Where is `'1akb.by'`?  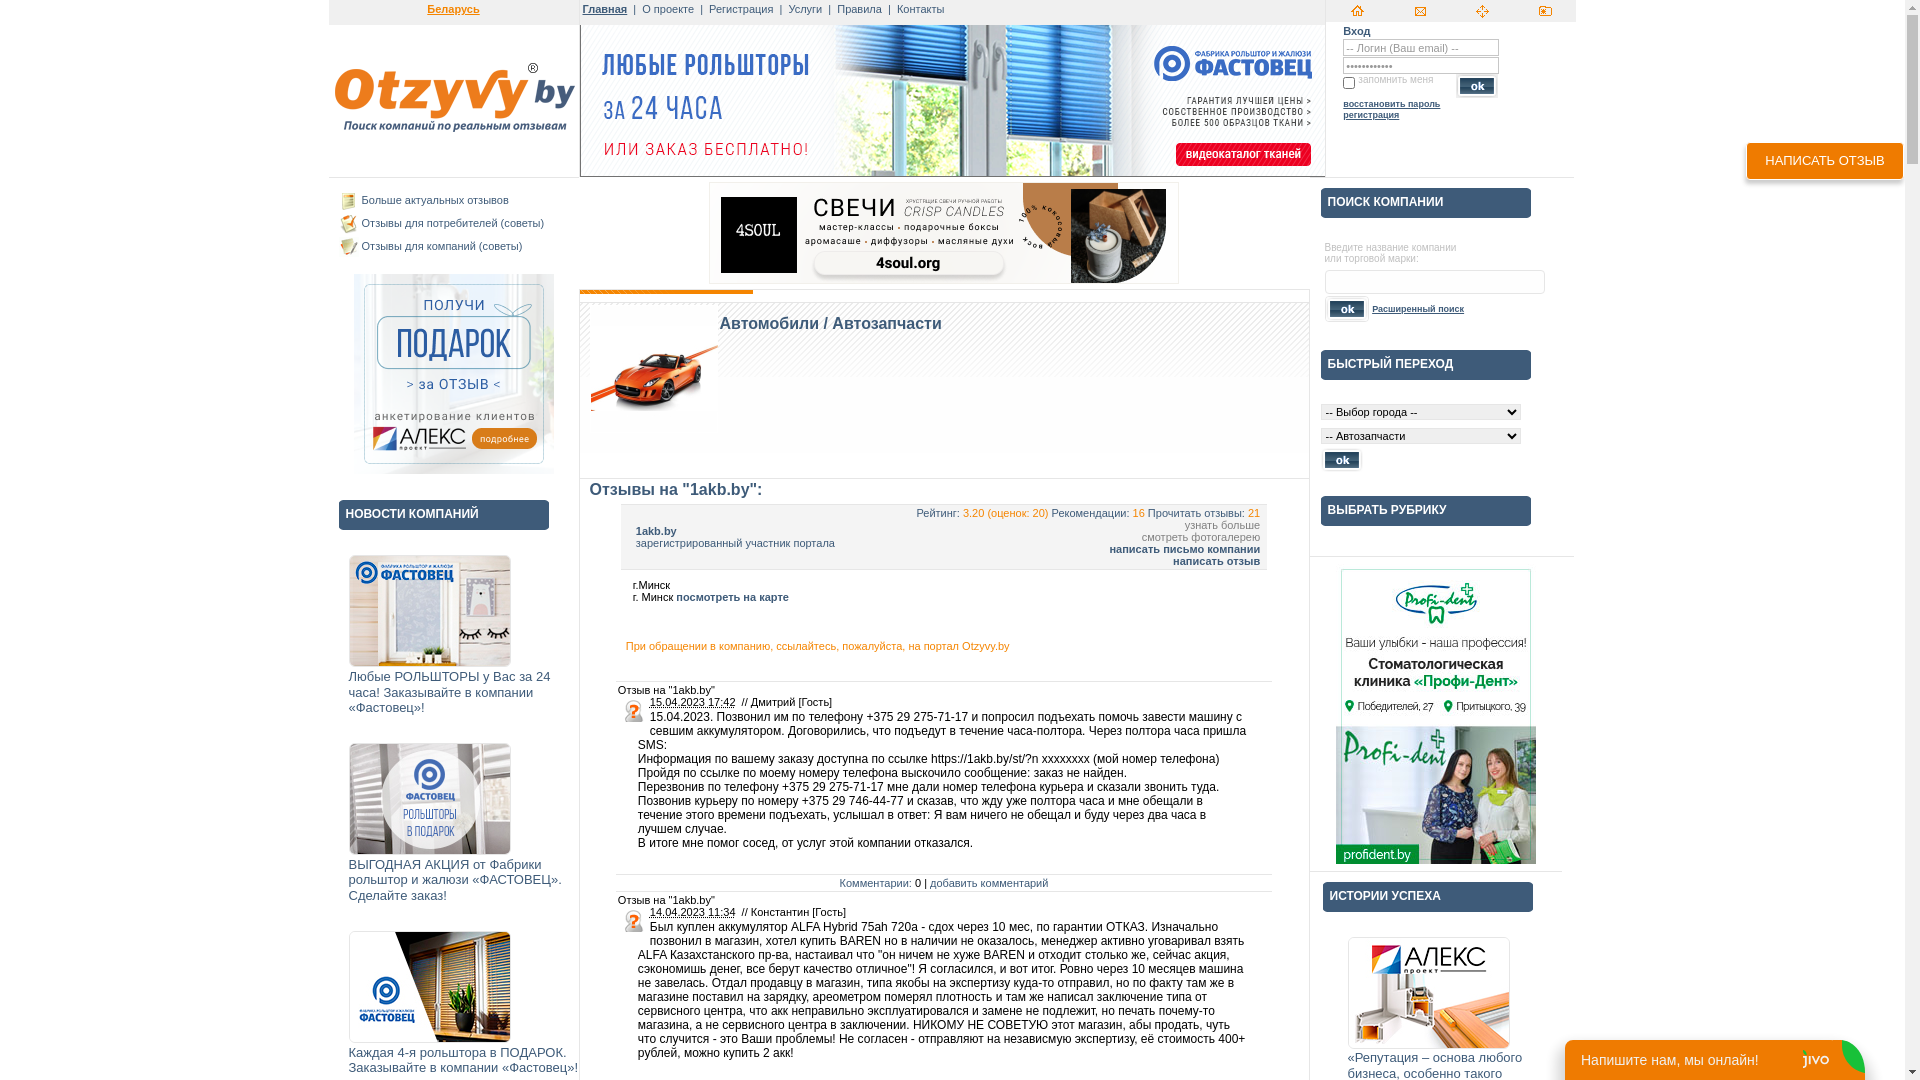 '1akb.by' is located at coordinates (656, 530).